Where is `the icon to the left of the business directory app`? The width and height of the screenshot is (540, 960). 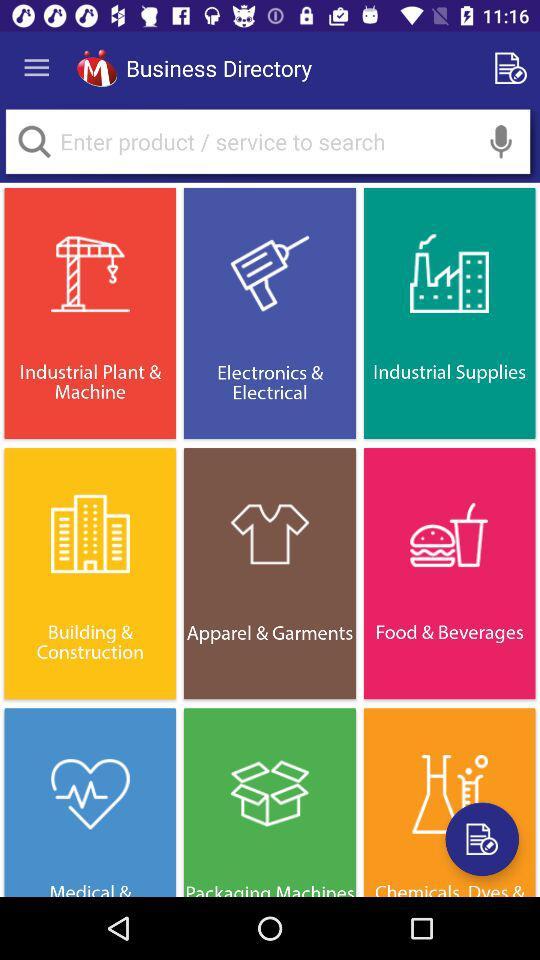
the icon to the left of the business directory app is located at coordinates (96, 68).